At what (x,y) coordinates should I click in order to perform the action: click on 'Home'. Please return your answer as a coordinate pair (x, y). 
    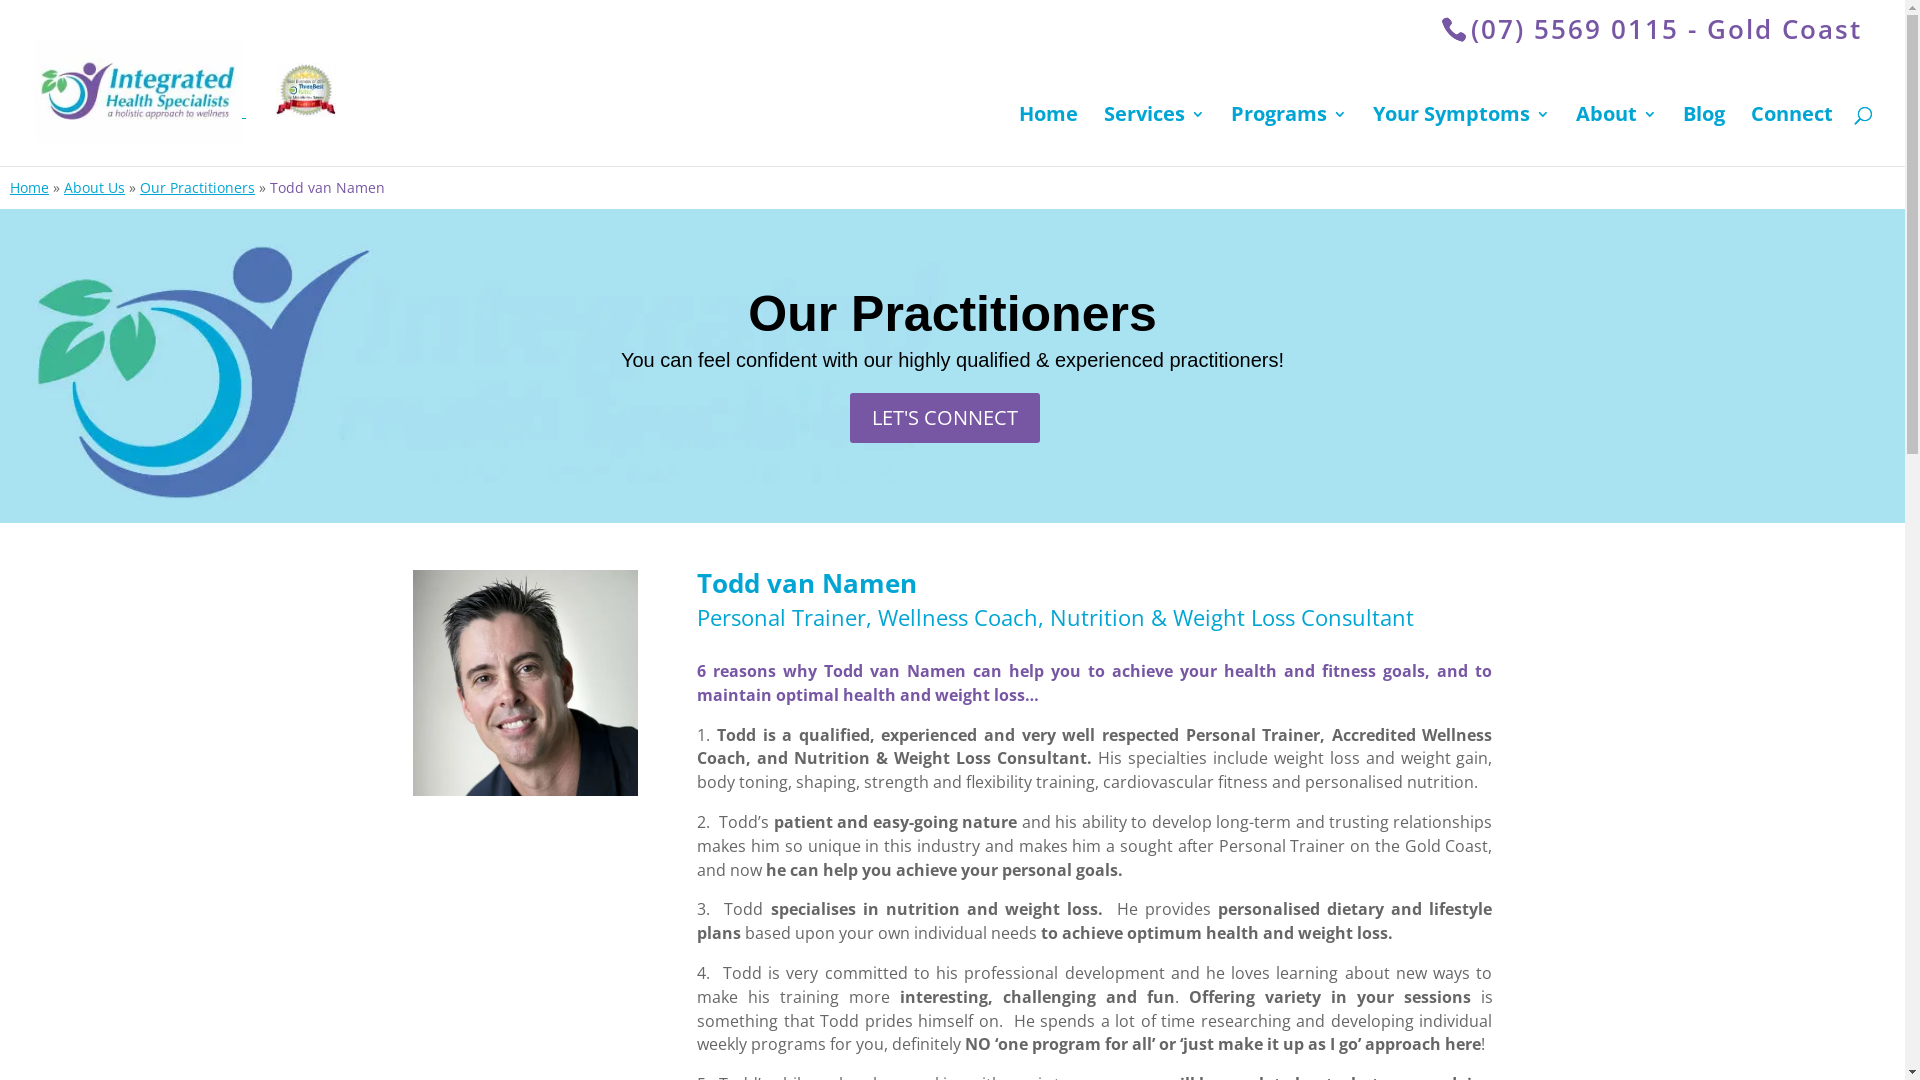
    Looking at the image, I should click on (1018, 135).